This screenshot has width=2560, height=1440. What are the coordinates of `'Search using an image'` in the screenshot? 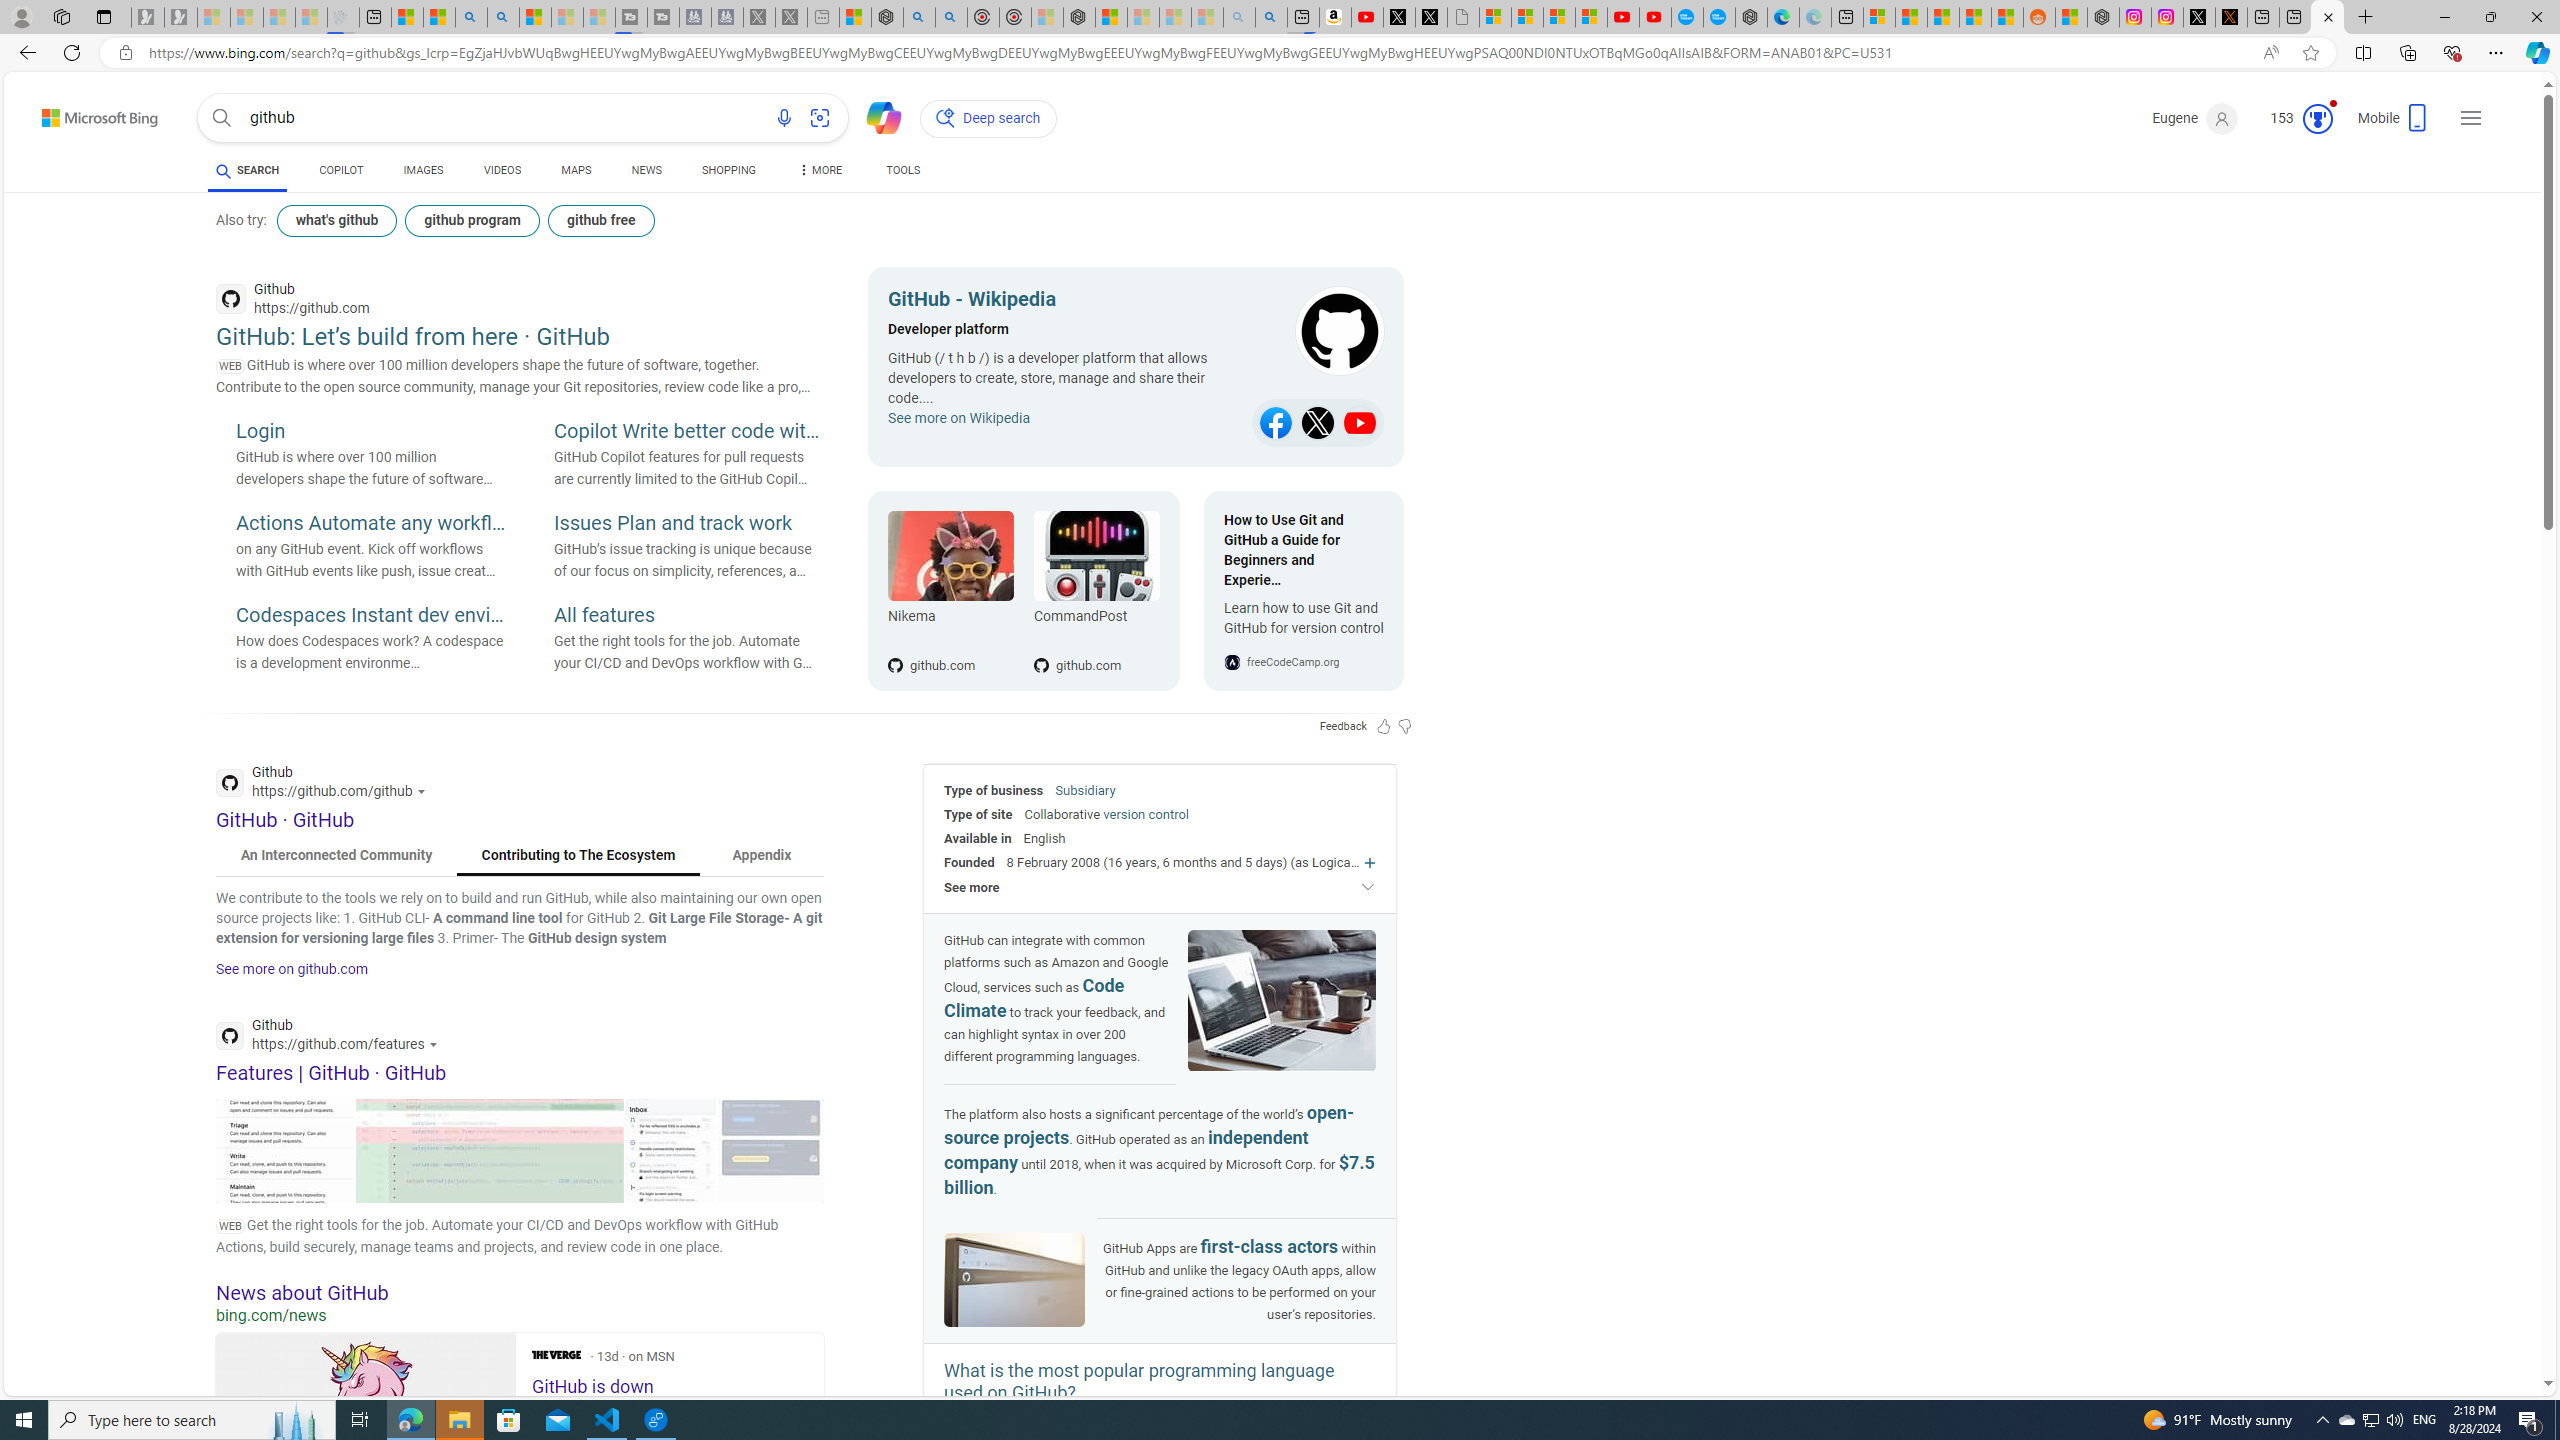 It's located at (819, 118).